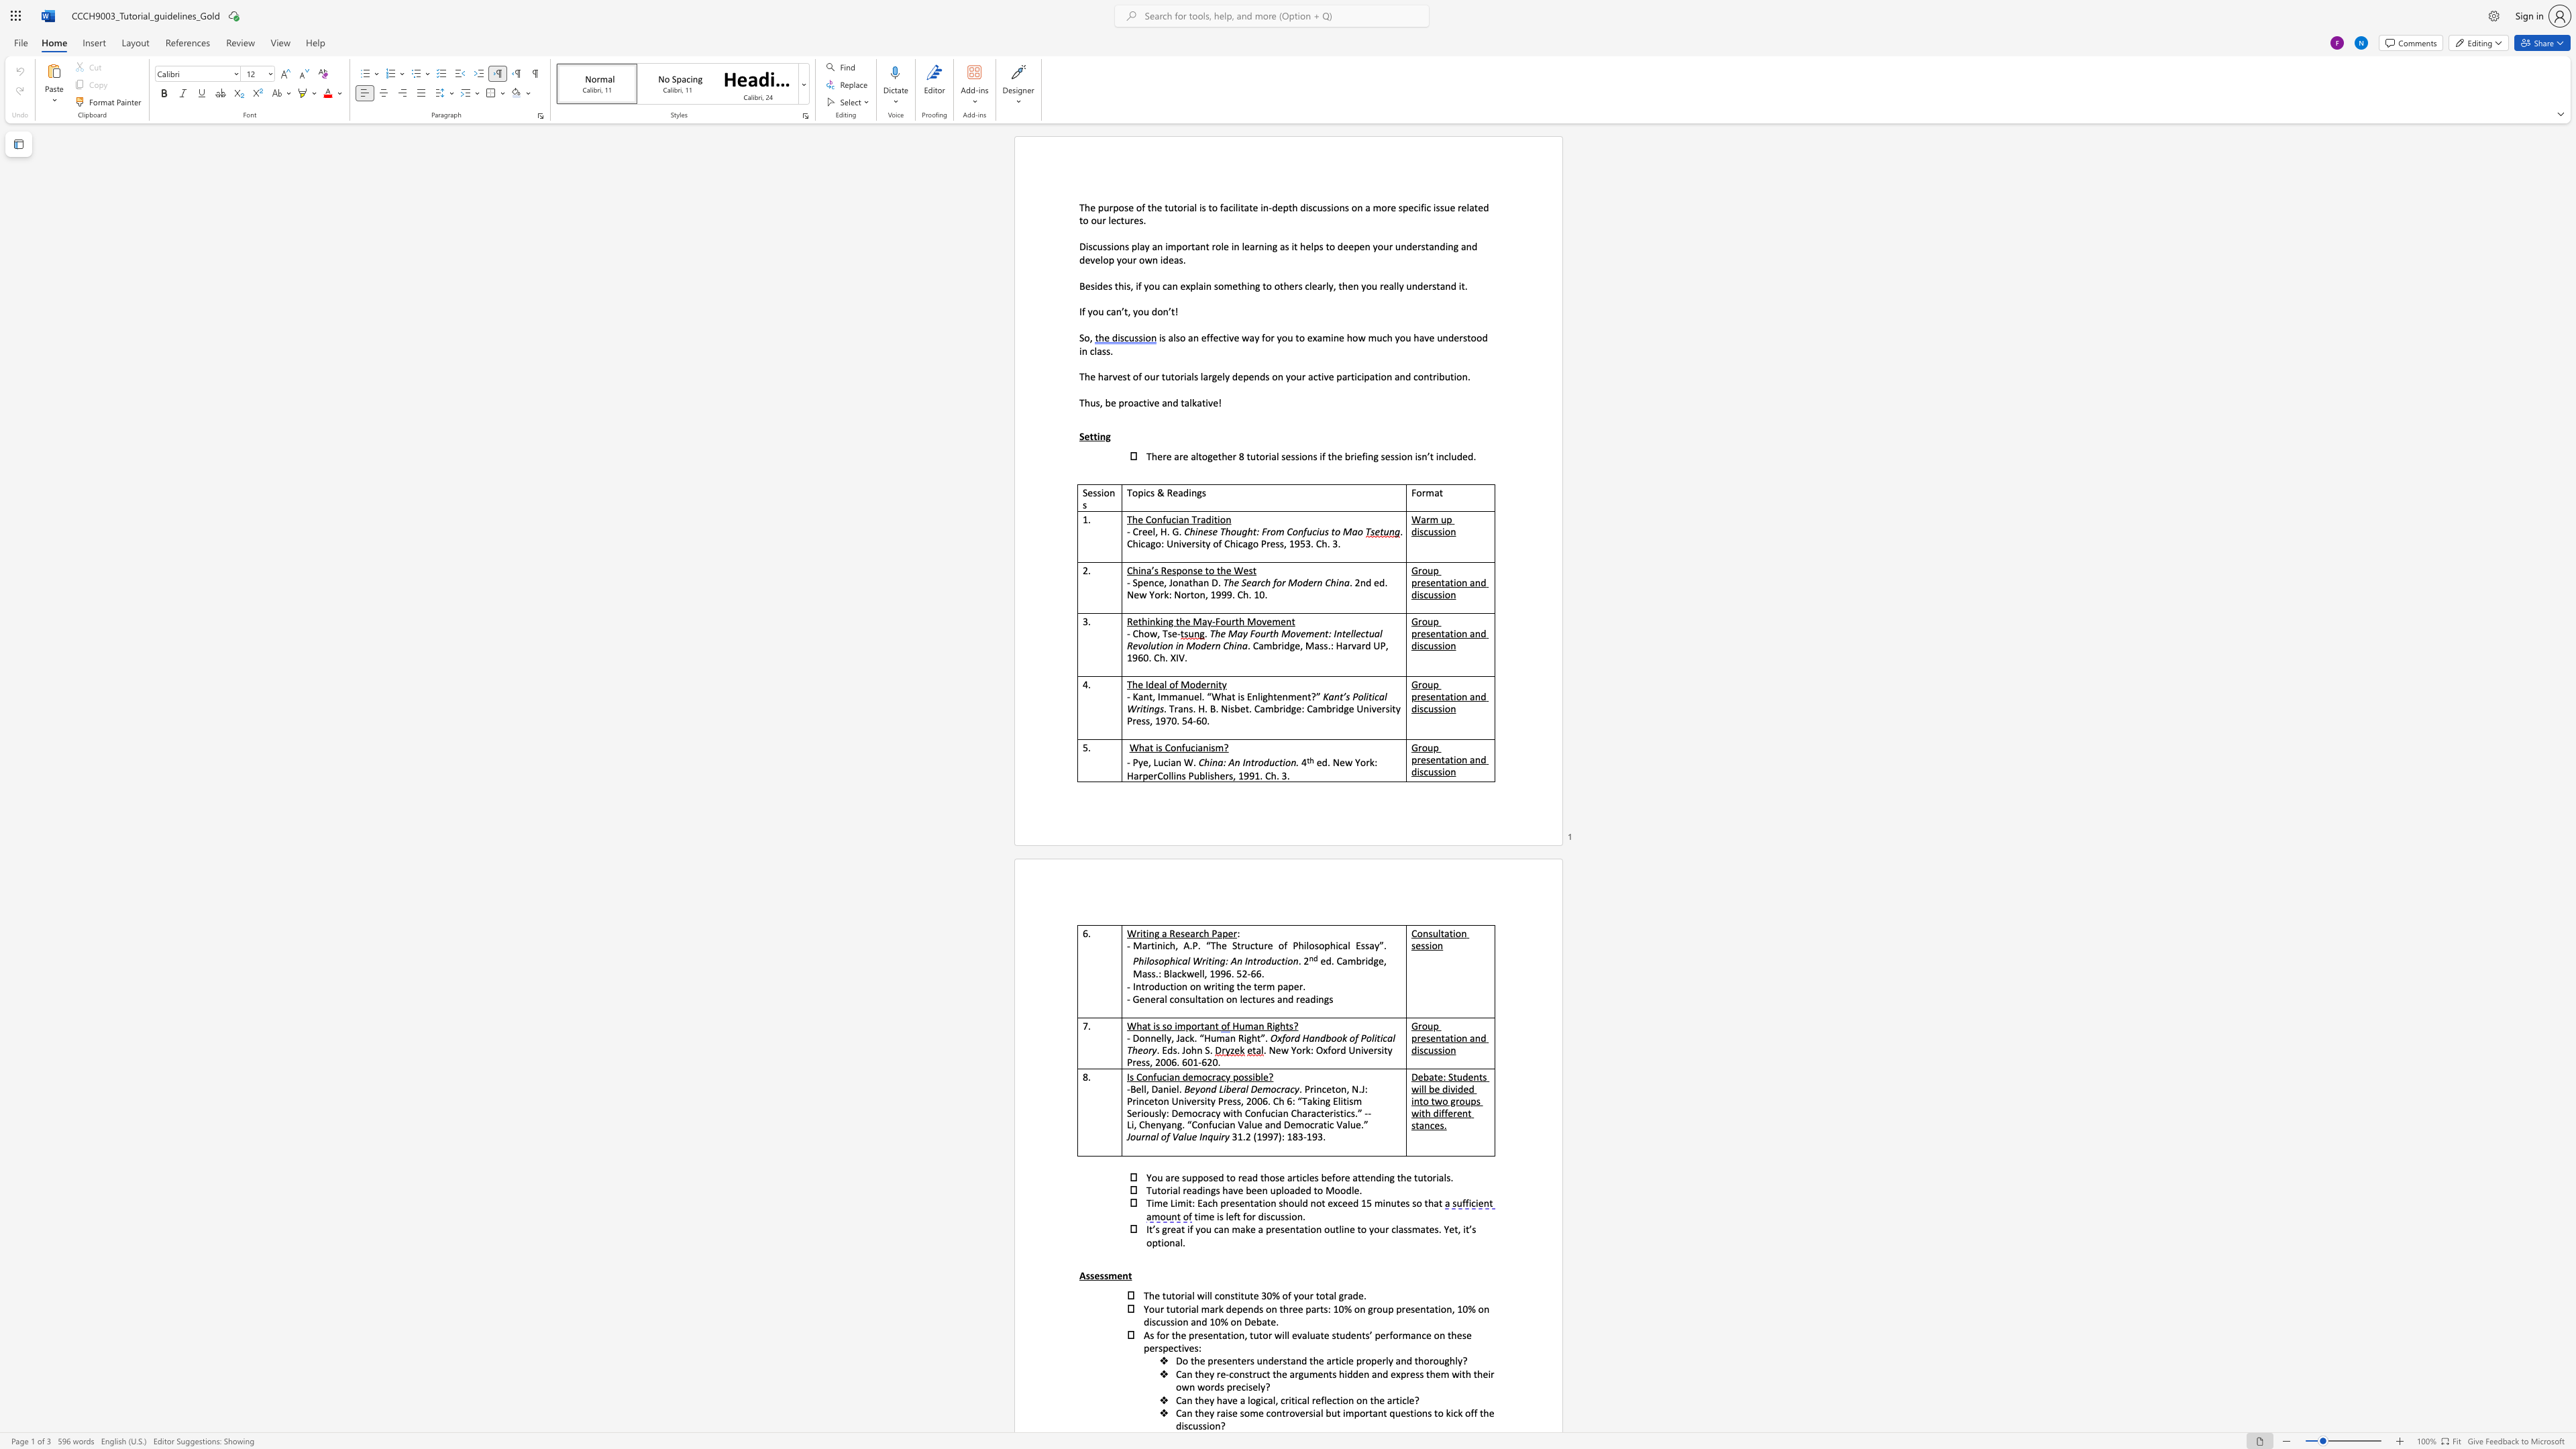 The image size is (2576, 1449). What do you see at coordinates (1156, 775) in the screenshot?
I see `the subset text "Collins Pub" within the text "HarperCollins Publishers, 1991. Ch. 3."` at bounding box center [1156, 775].